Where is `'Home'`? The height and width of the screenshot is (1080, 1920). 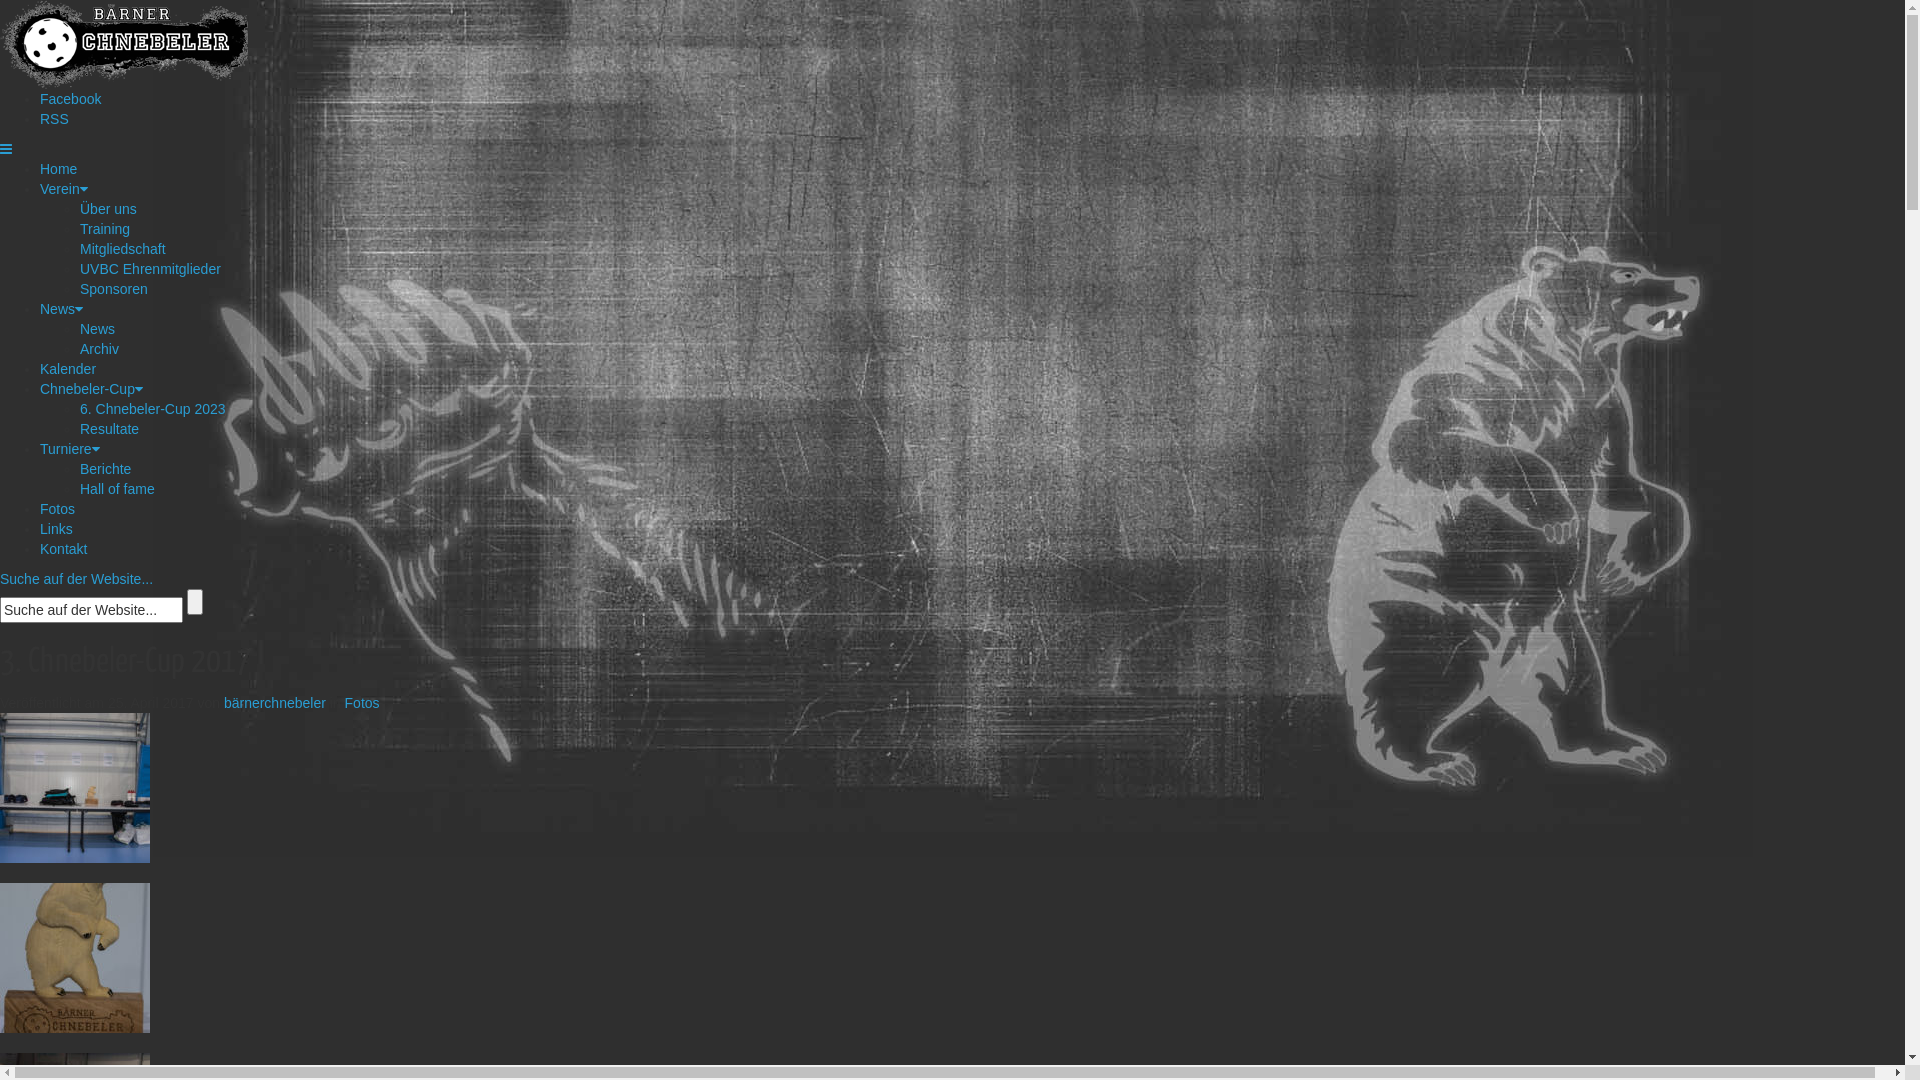 'Home' is located at coordinates (58, 168).